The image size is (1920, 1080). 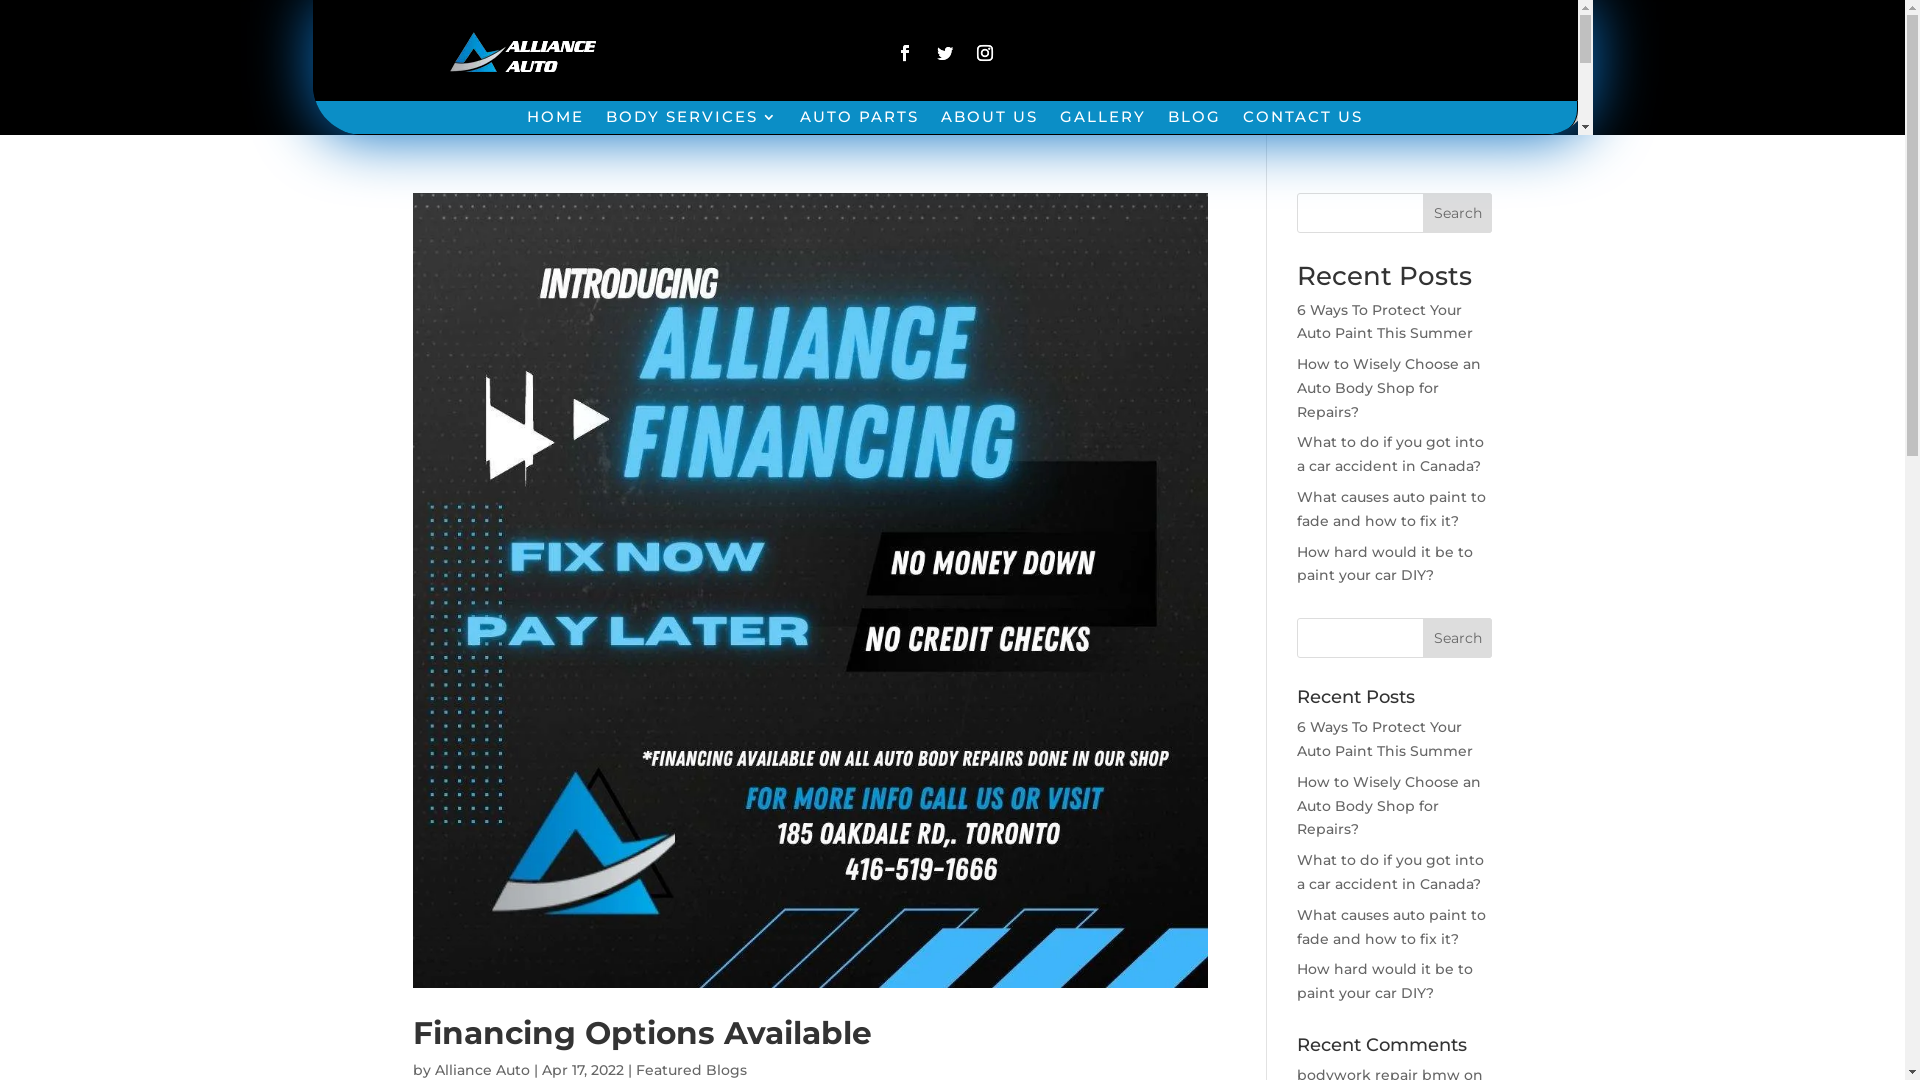 What do you see at coordinates (984, 52) in the screenshot?
I see `'Follow on Instagram'` at bounding box center [984, 52].